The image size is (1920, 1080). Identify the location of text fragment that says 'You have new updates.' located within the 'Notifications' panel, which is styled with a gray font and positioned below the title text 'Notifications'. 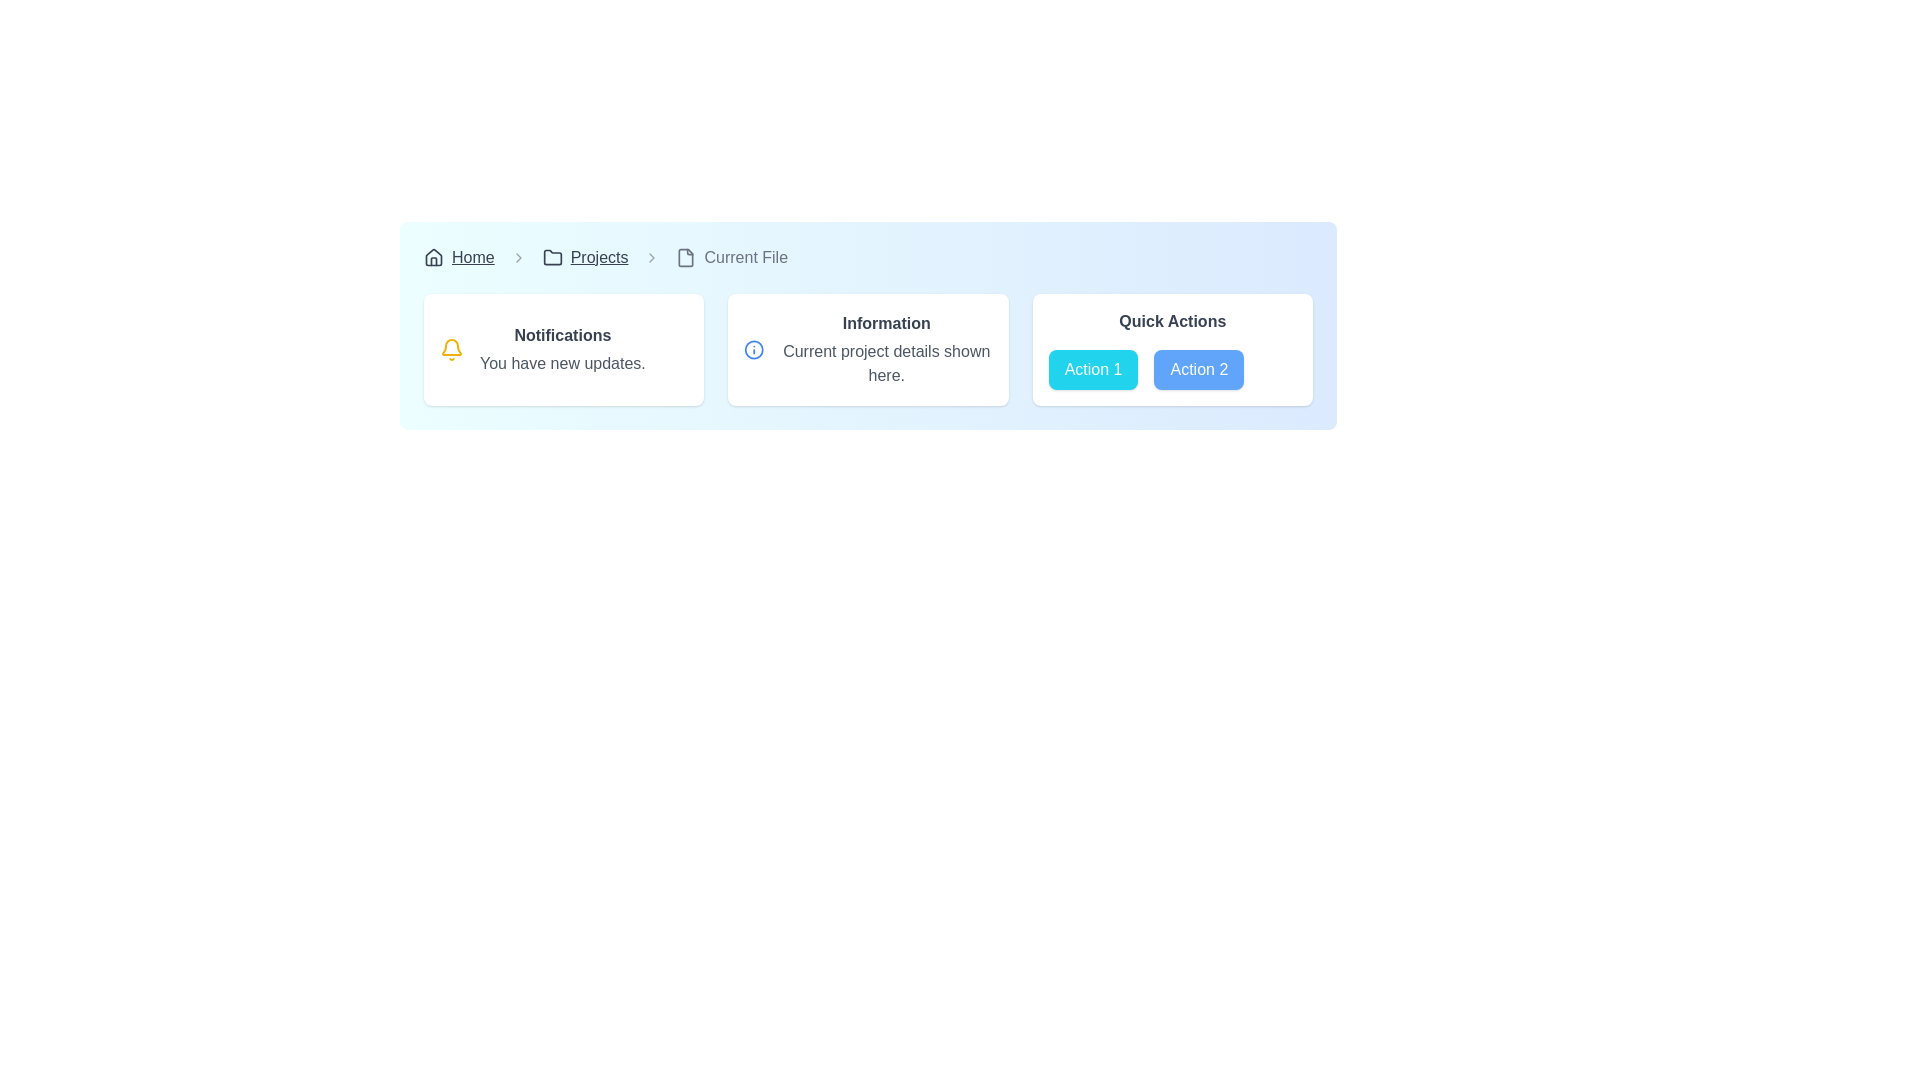
(561, 363).